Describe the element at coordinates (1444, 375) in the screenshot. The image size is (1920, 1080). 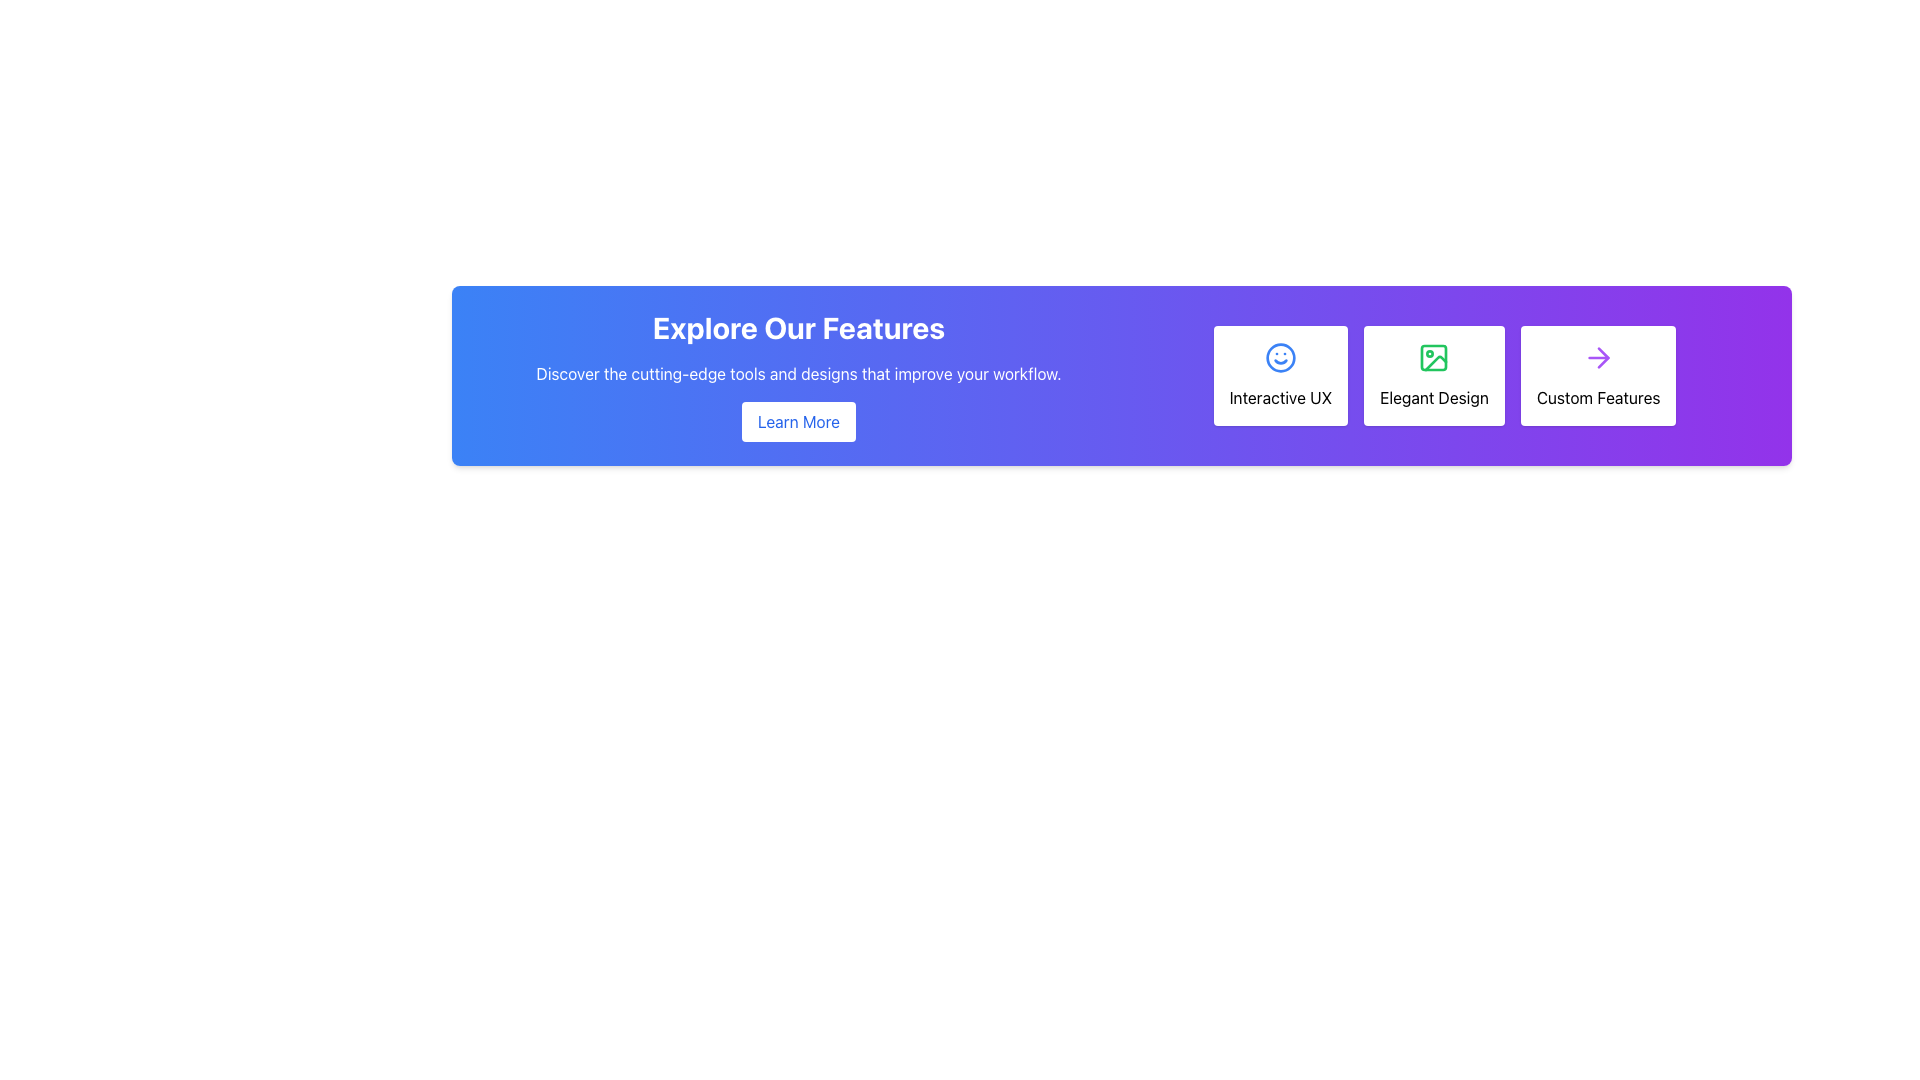
I see `the 'Elegant Design' informational card, which is the second card in a row of three, positioned between 'Interactive UX' and 'Custom Features'` at that location.